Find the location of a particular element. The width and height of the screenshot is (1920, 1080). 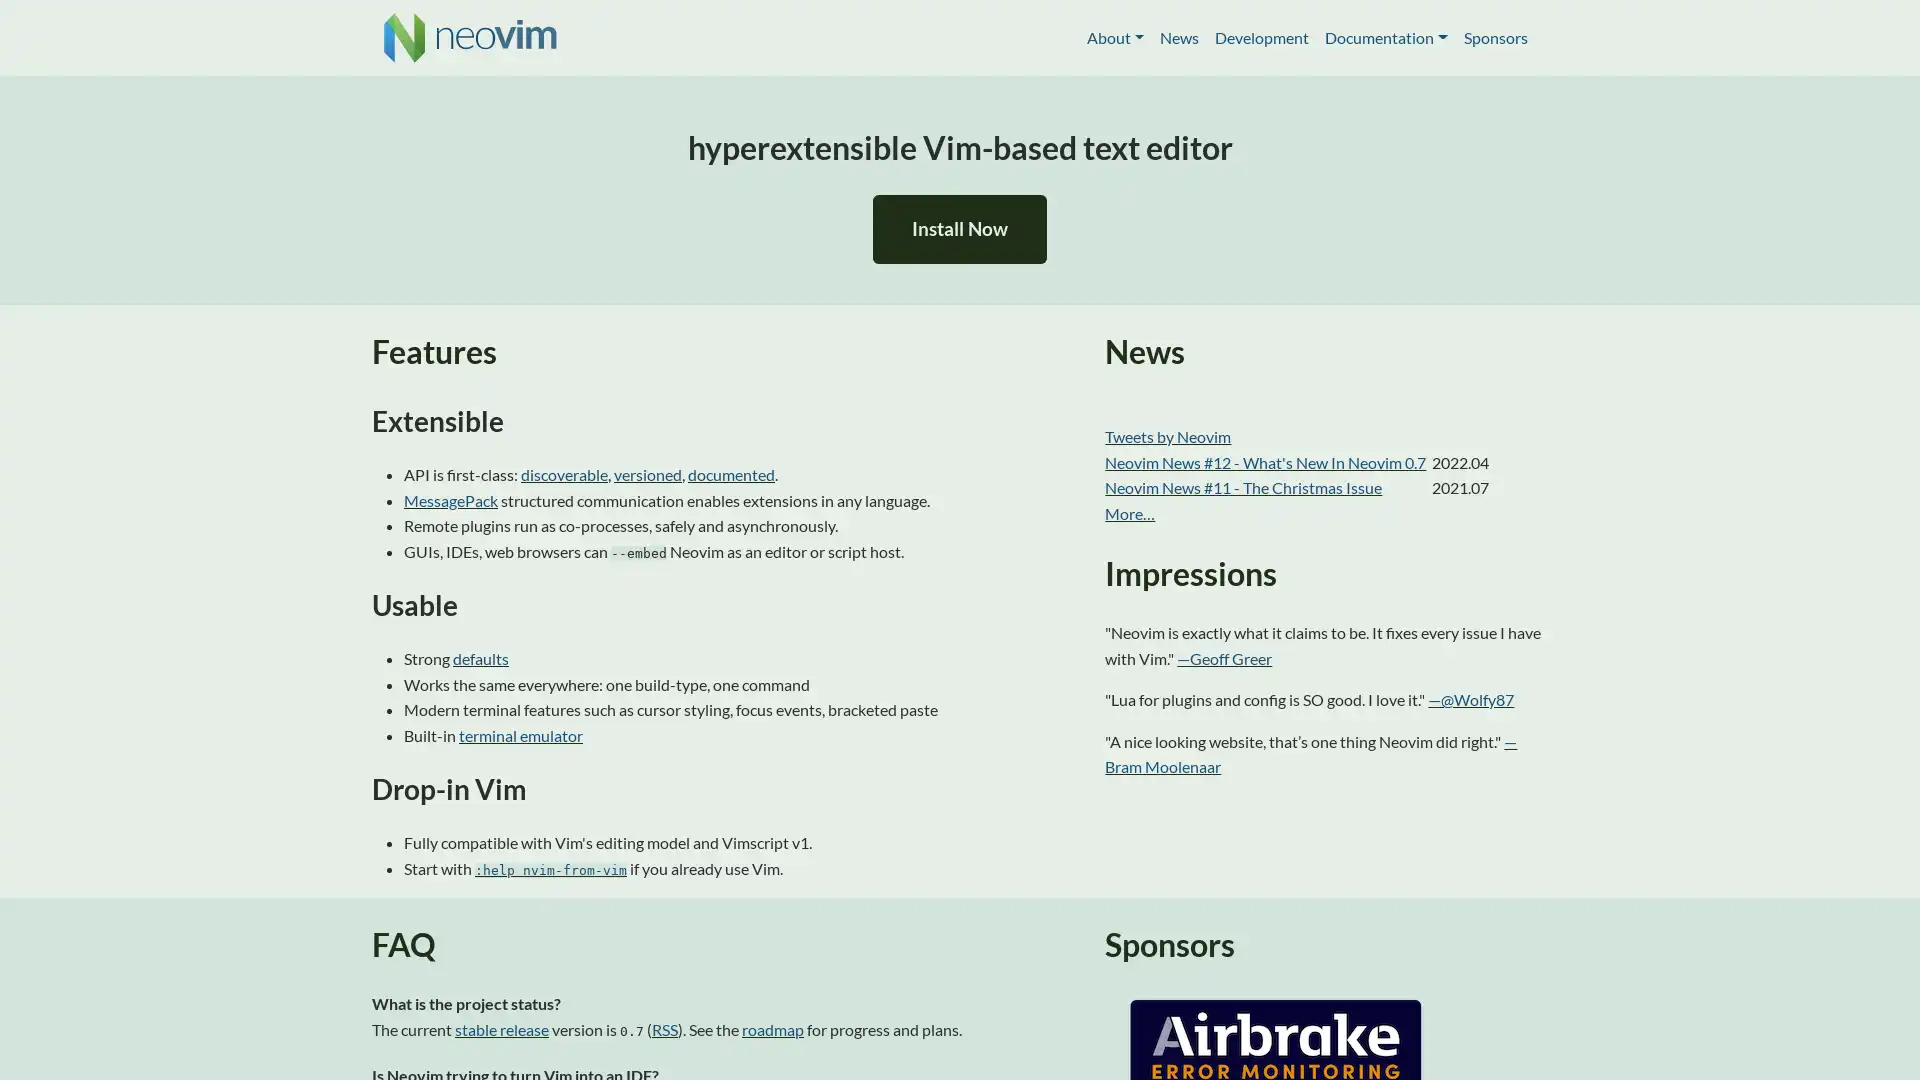

Documentation is located at coordinates (1385, 37).